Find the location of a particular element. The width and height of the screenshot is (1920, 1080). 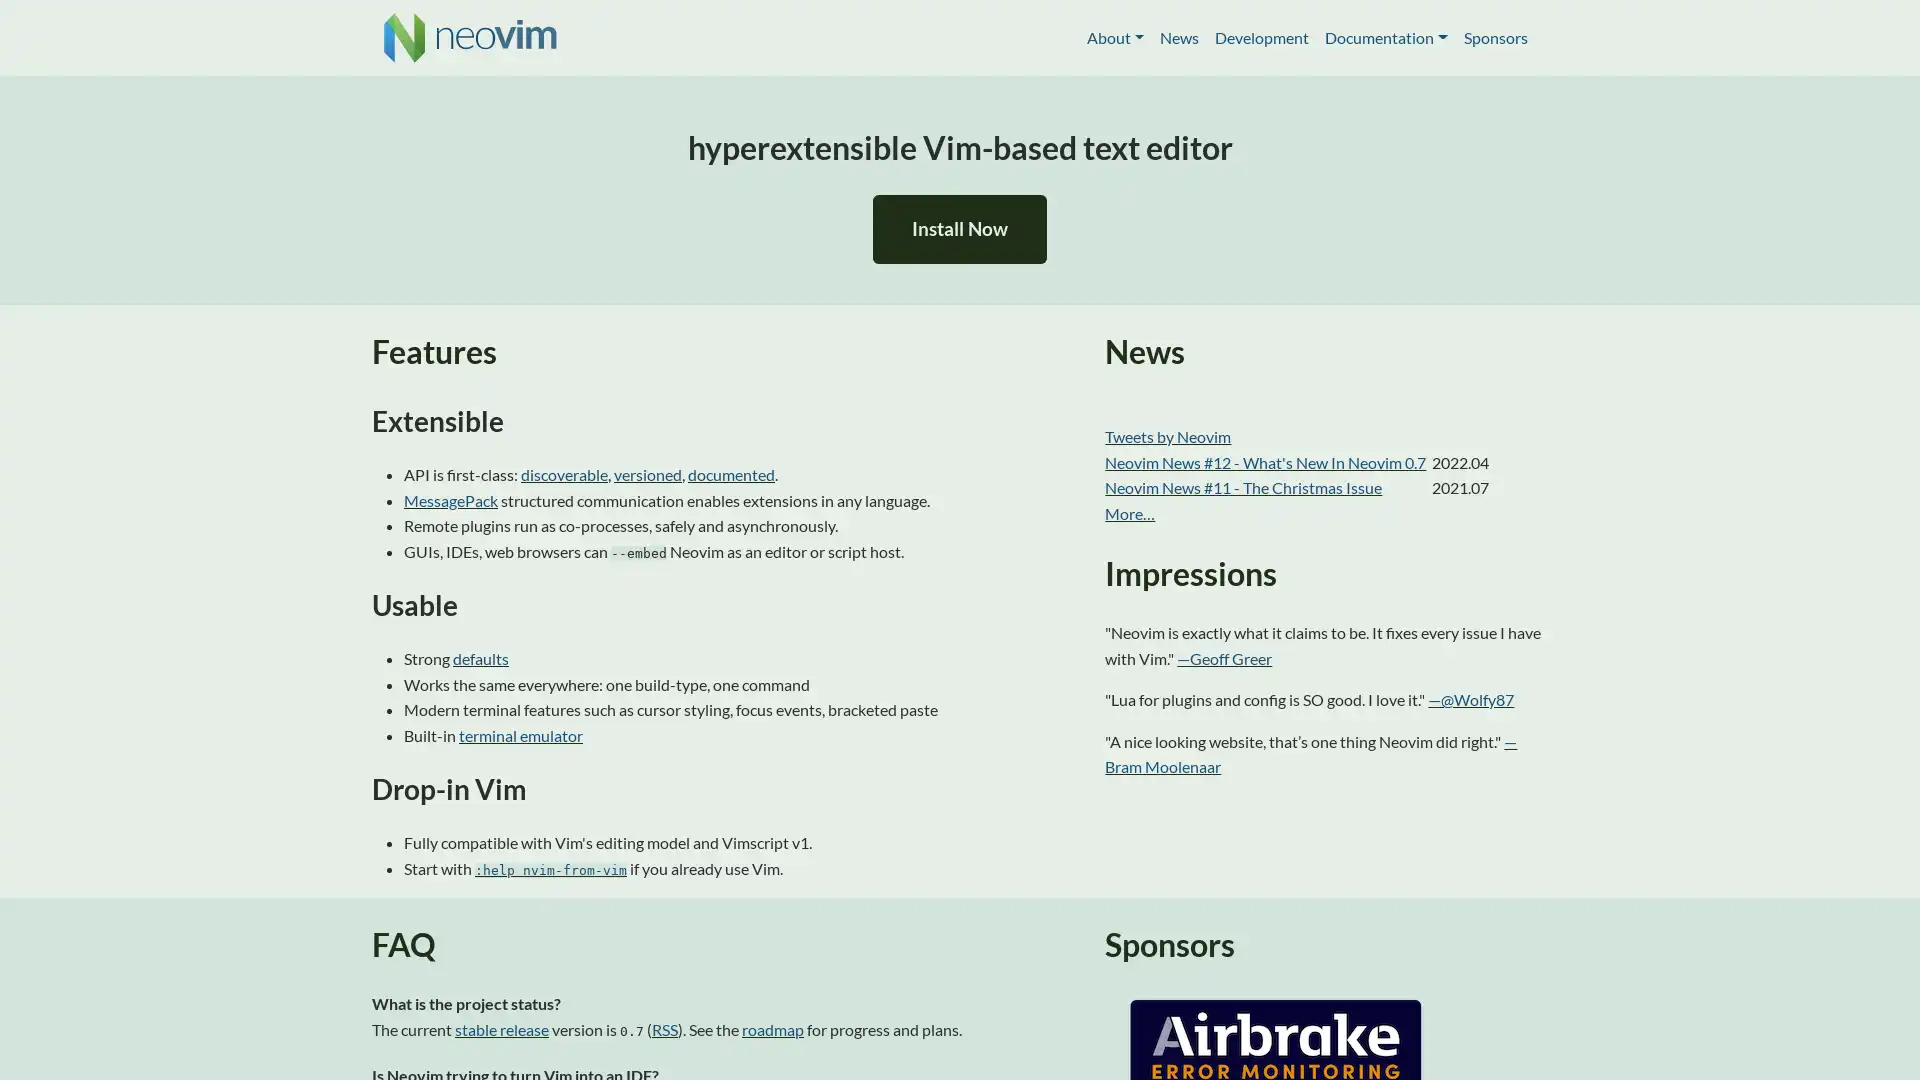

Documentation is located at coordinates (1385, 37).